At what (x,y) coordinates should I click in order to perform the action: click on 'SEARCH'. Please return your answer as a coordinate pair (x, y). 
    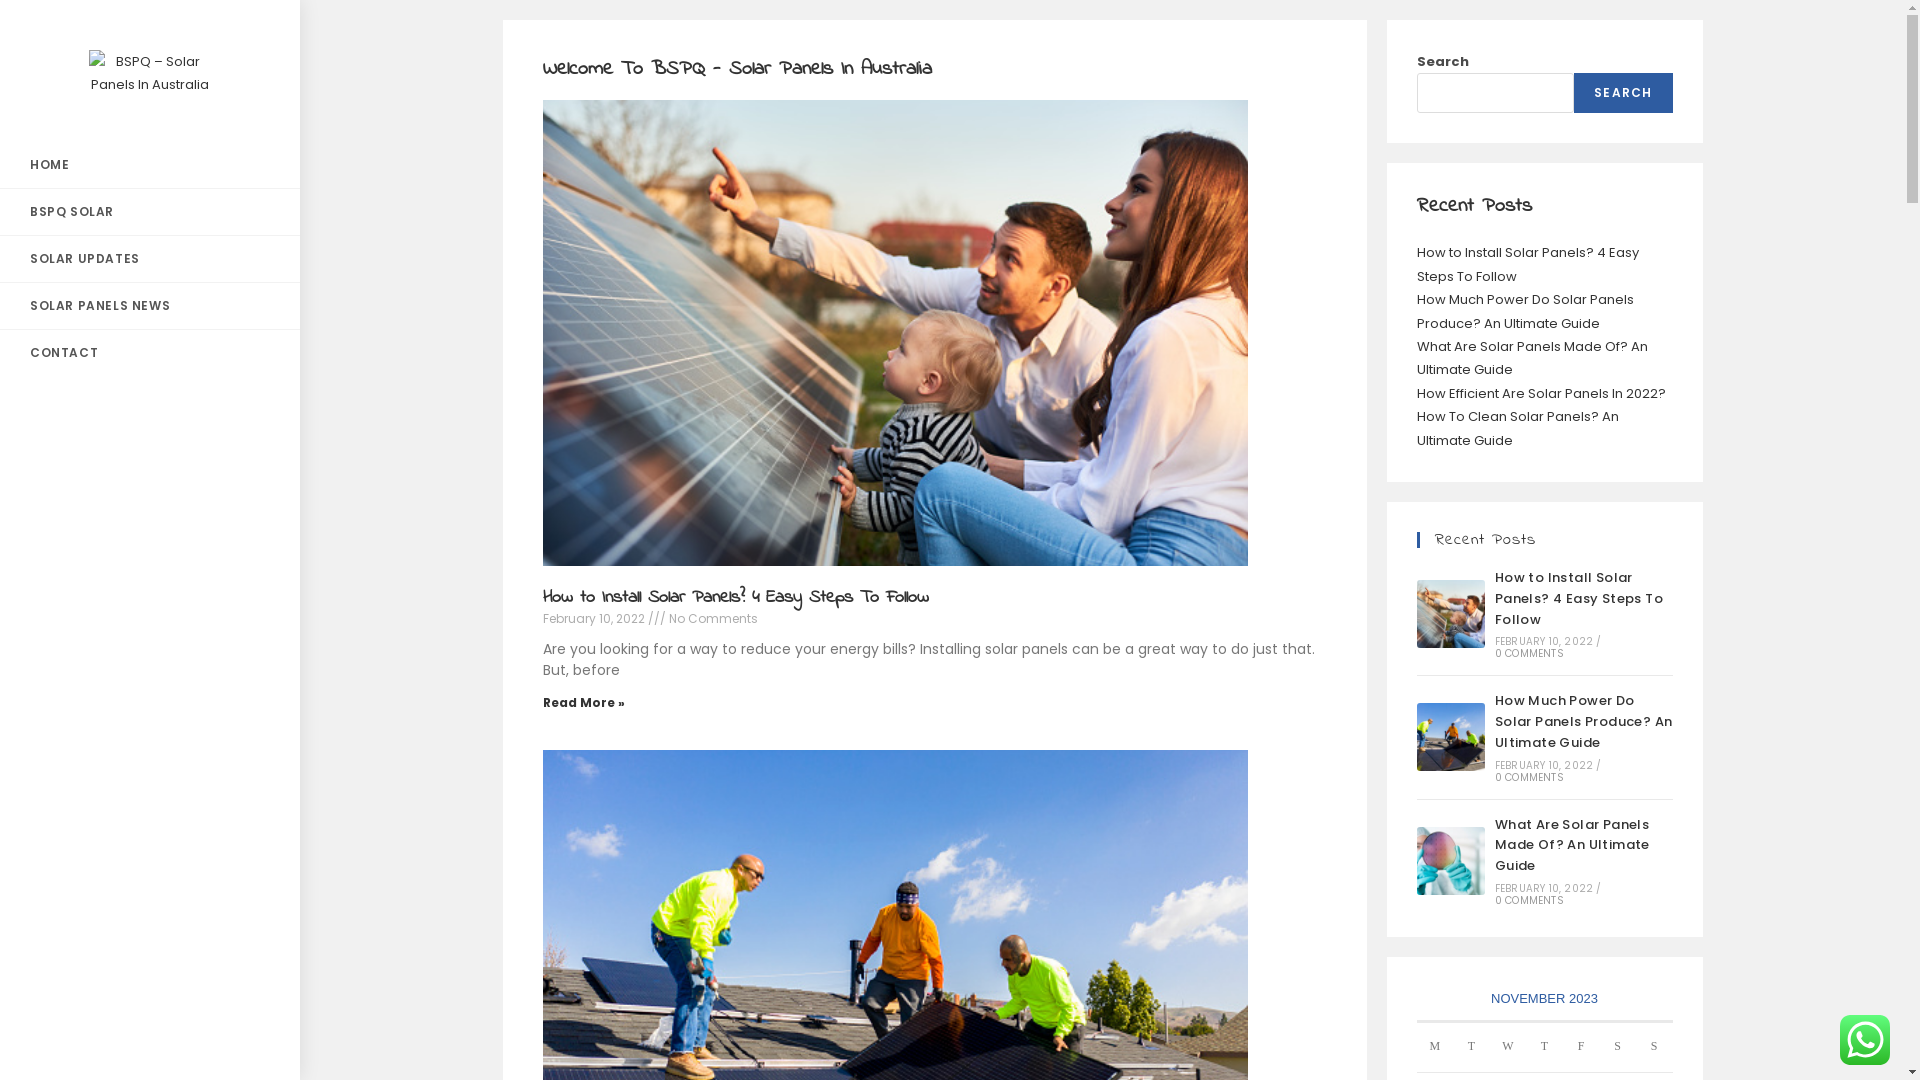
    Looking at the image, I should click on (1622, 92).